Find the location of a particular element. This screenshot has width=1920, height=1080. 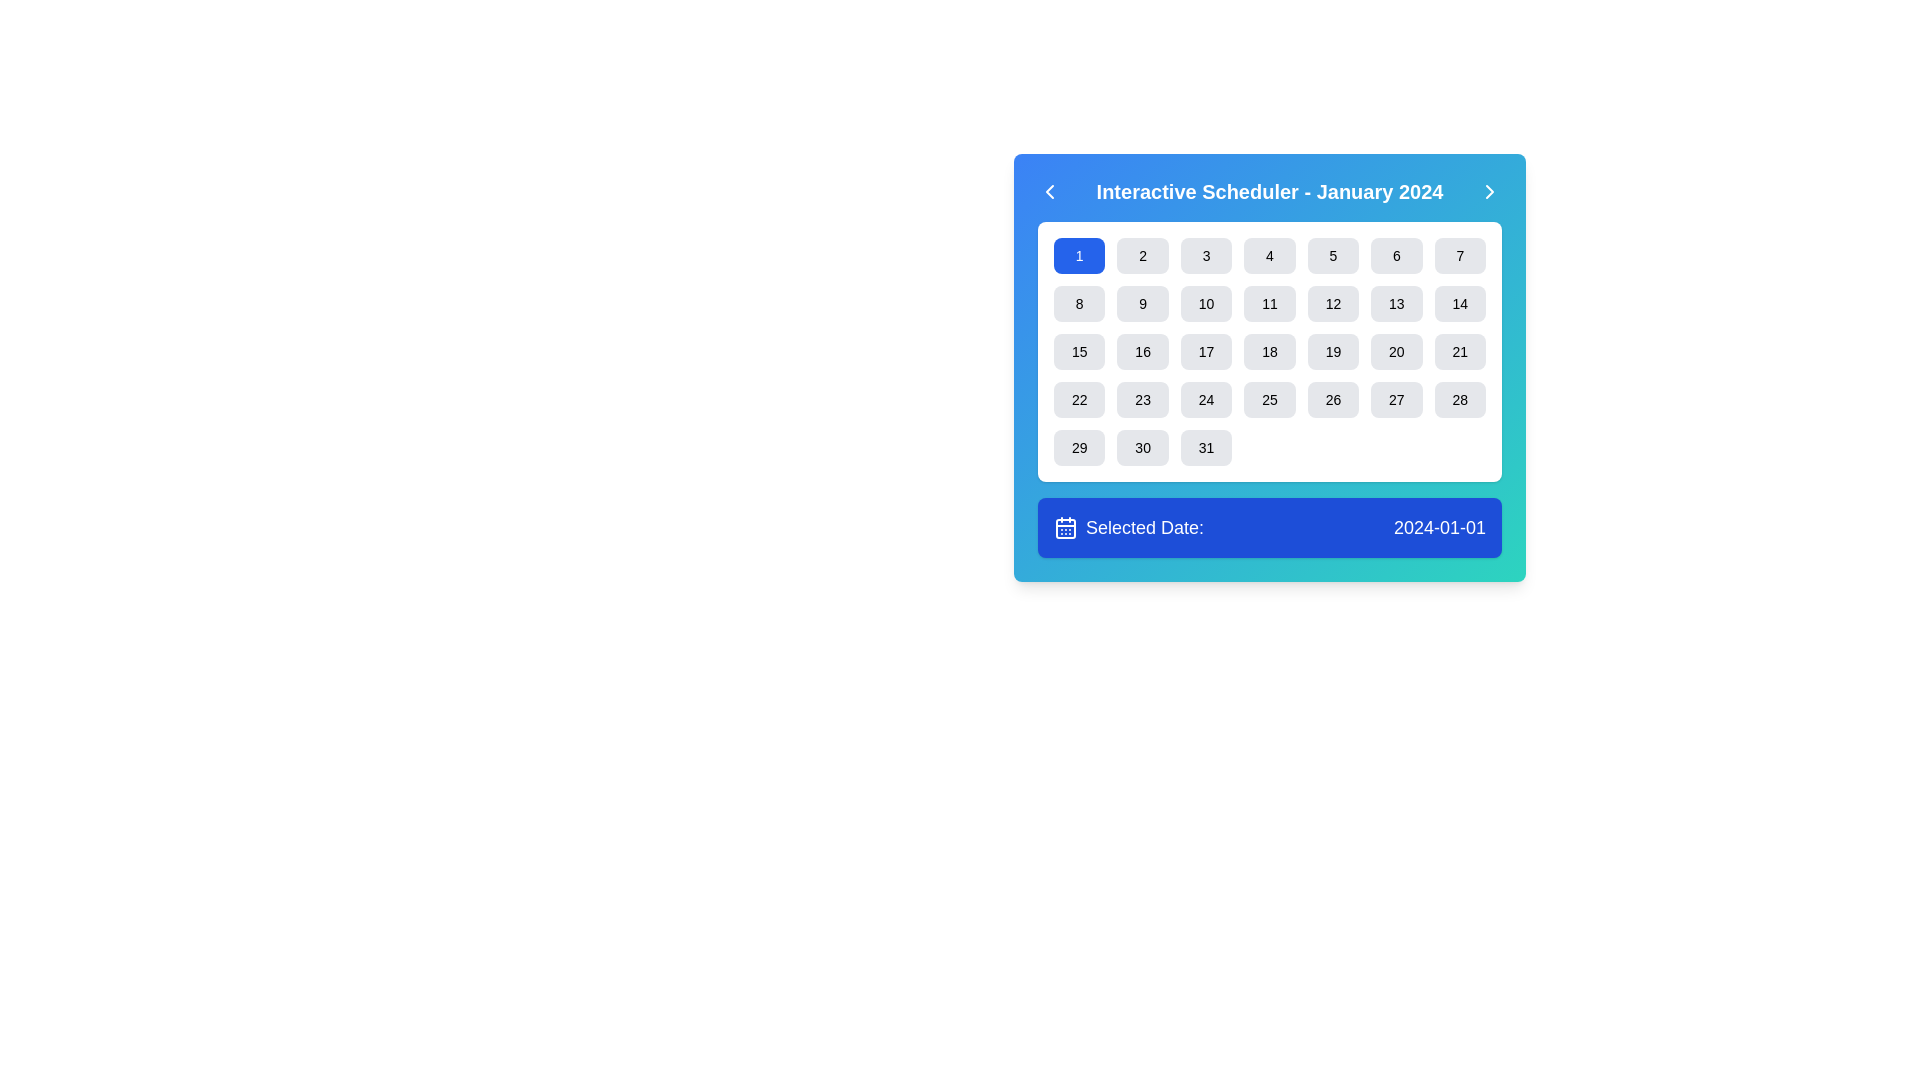

the button representing the seventh day of the month in the date scheduler is located at coordinates (1460, 254).